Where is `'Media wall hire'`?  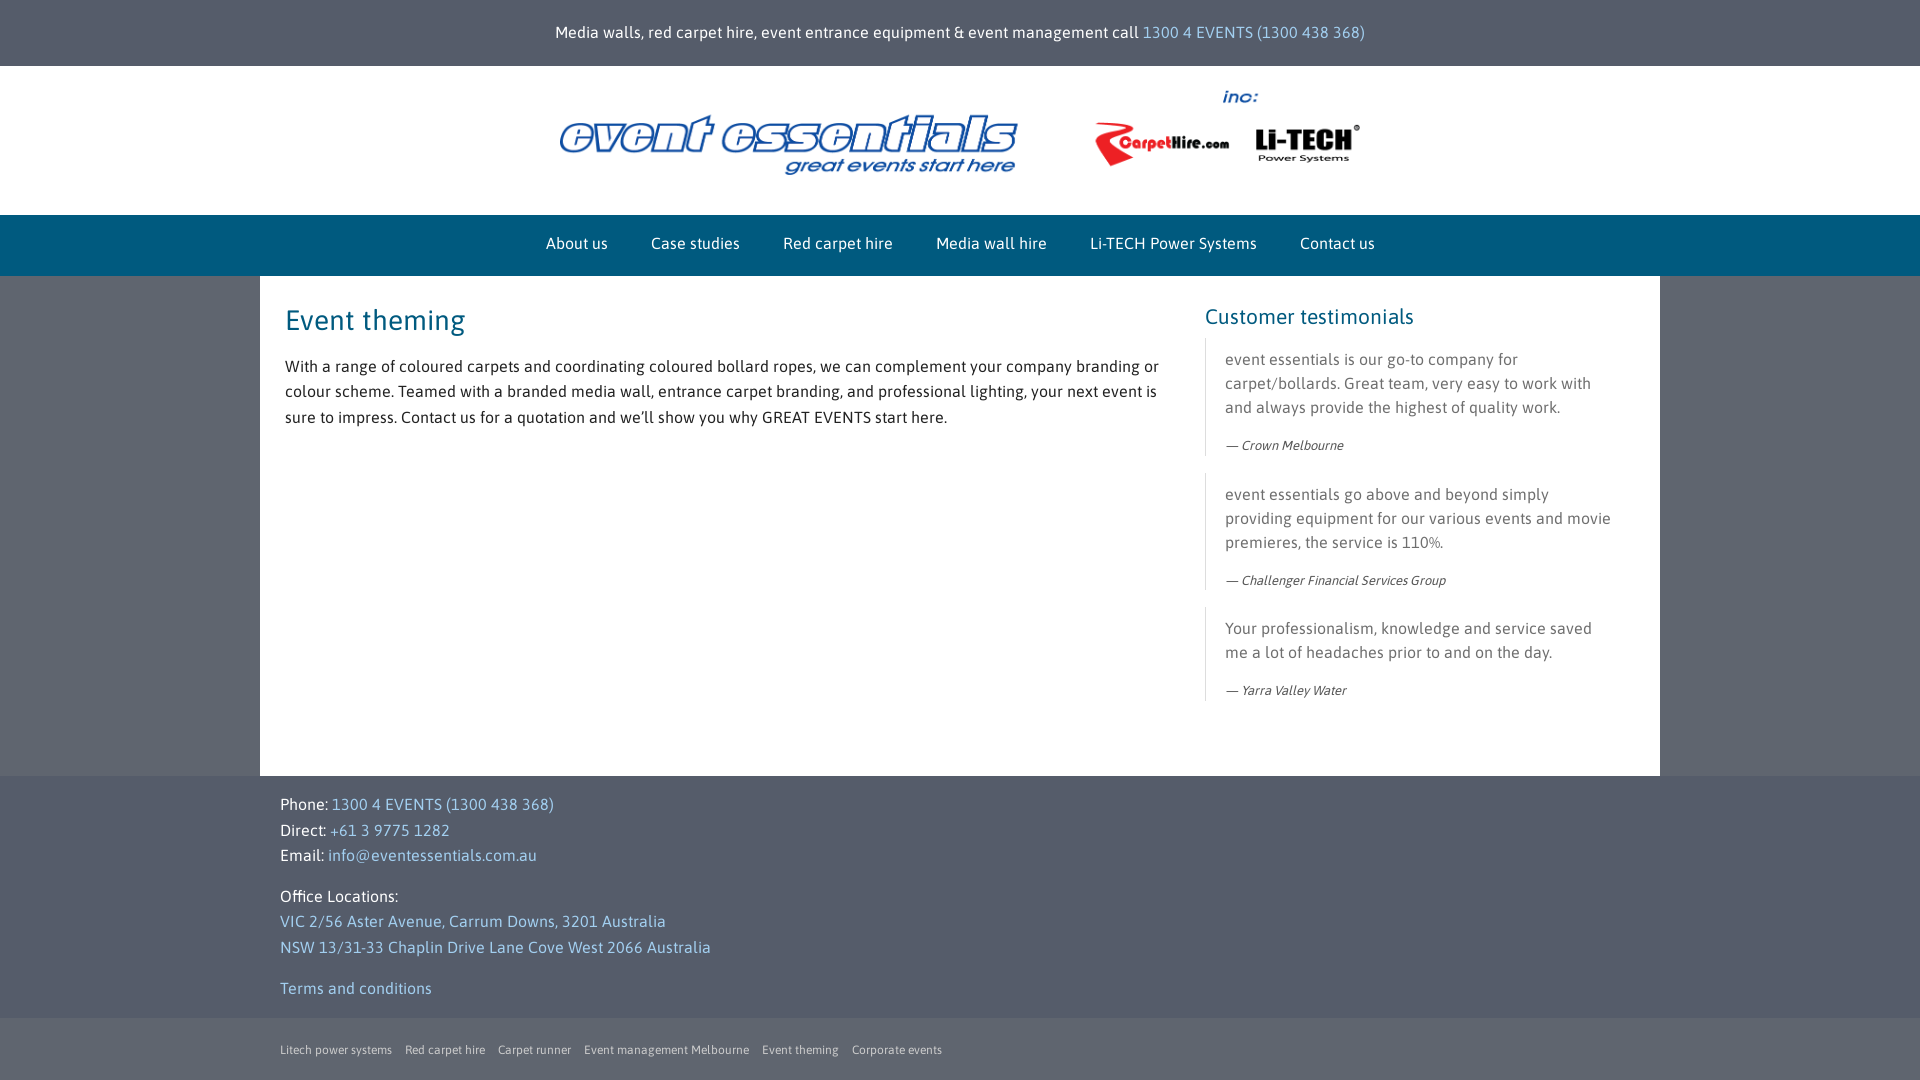
'Media wall hire' is located at coordinates (991, 242).